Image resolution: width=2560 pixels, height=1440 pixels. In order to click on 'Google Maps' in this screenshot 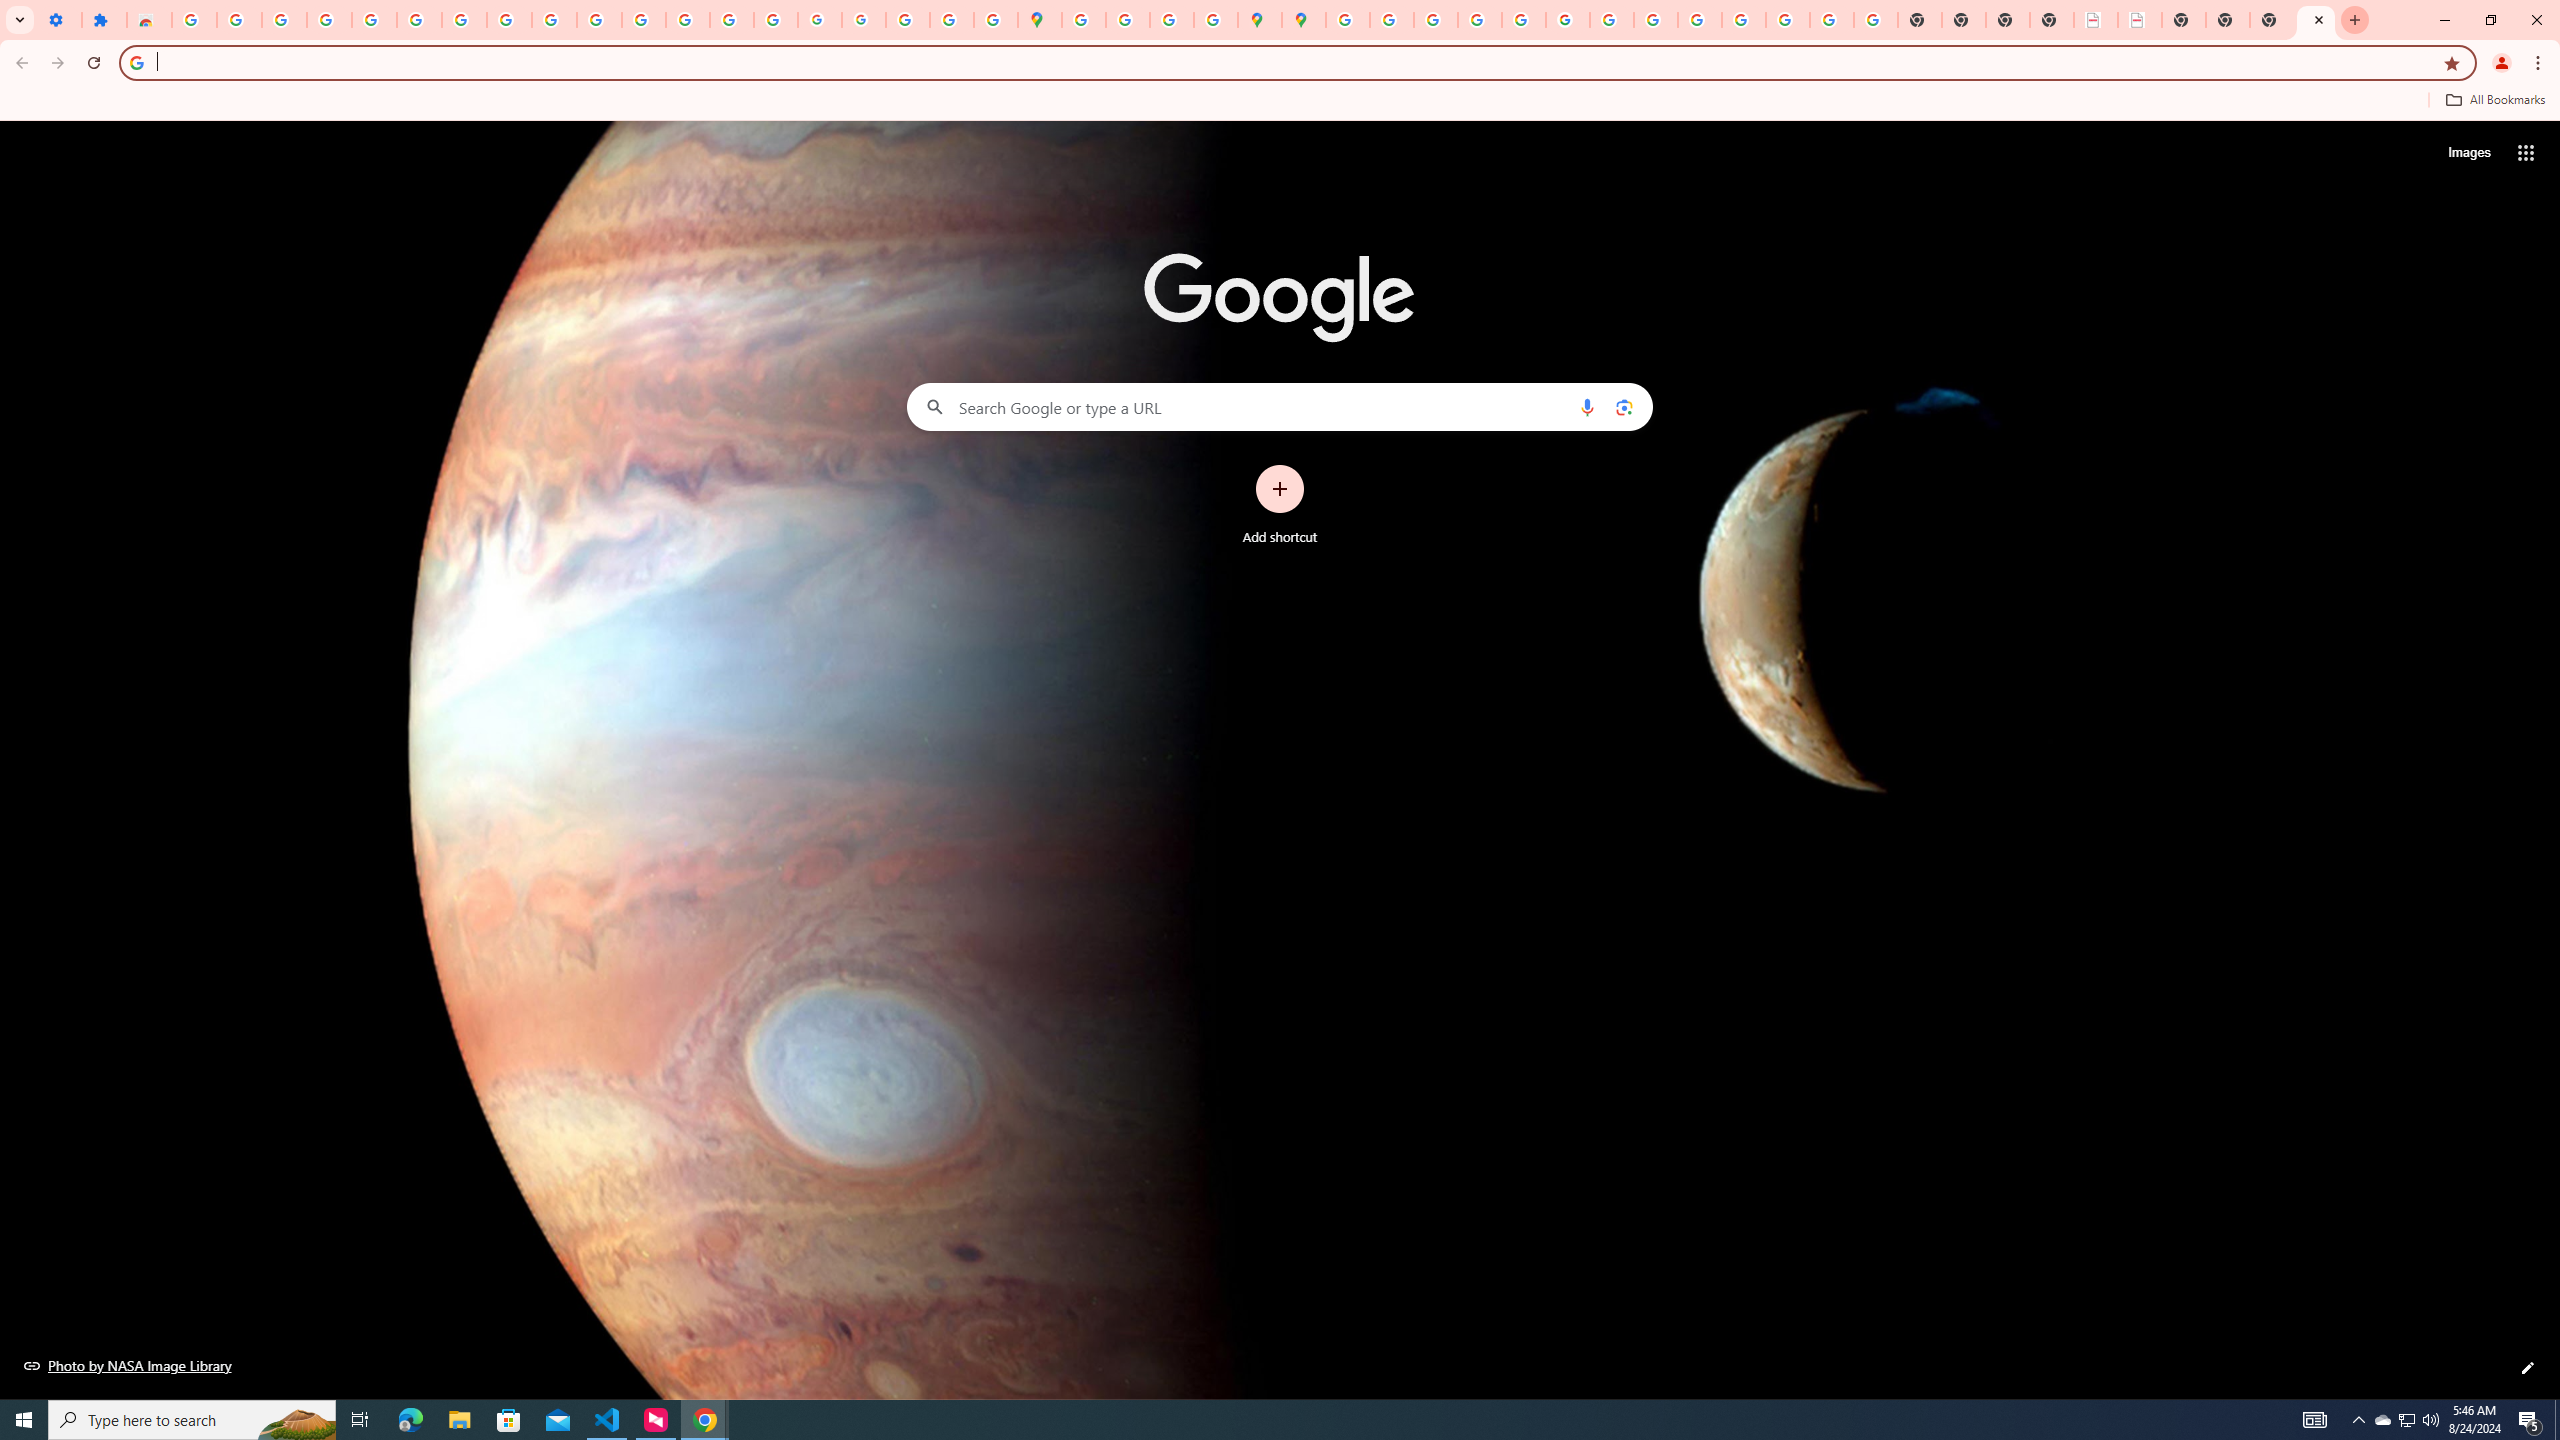, I will do `click(1039, 19)`.